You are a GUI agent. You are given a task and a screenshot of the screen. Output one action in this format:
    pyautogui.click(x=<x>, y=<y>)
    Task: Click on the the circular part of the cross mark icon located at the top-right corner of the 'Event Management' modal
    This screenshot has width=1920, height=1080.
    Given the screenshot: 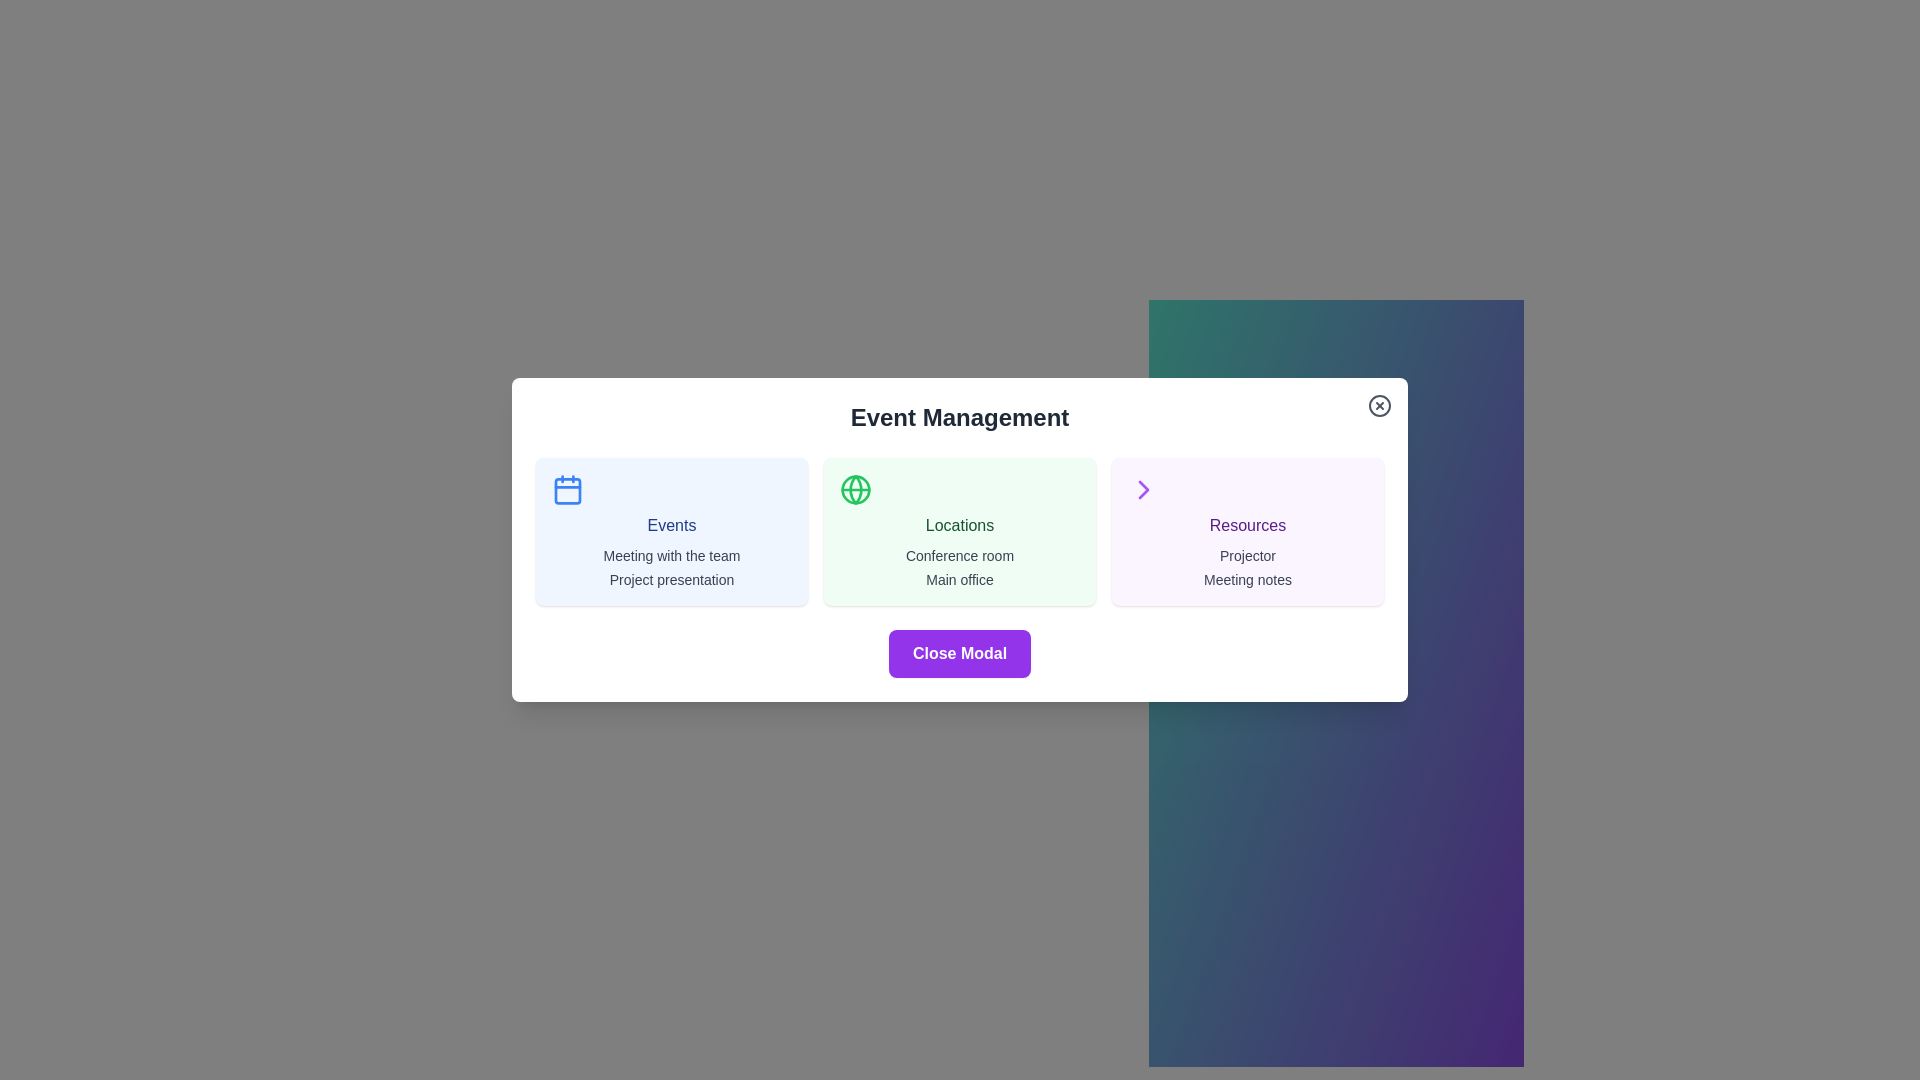 What is the action you would take?
    pyautogui.click(x=1379, y=405)
    